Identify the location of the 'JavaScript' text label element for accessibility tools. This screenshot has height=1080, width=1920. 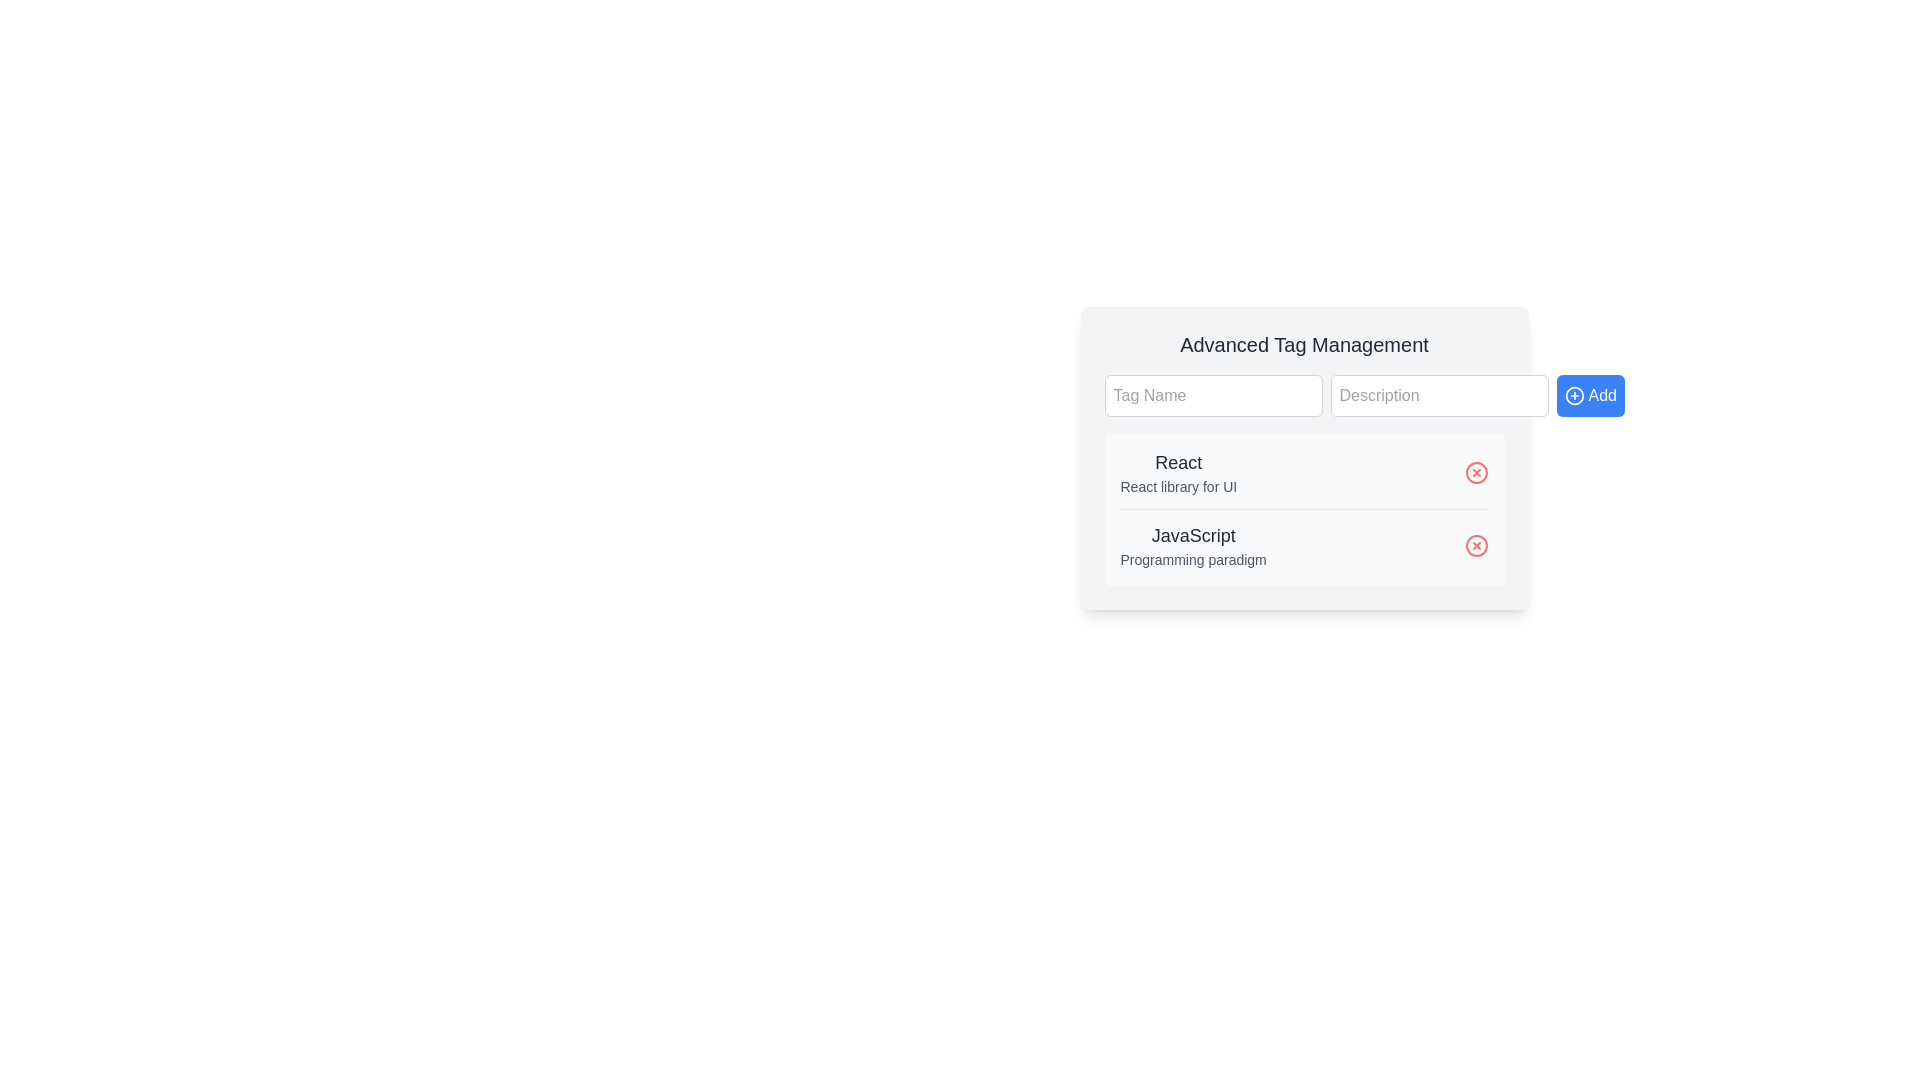
(1193, 546).